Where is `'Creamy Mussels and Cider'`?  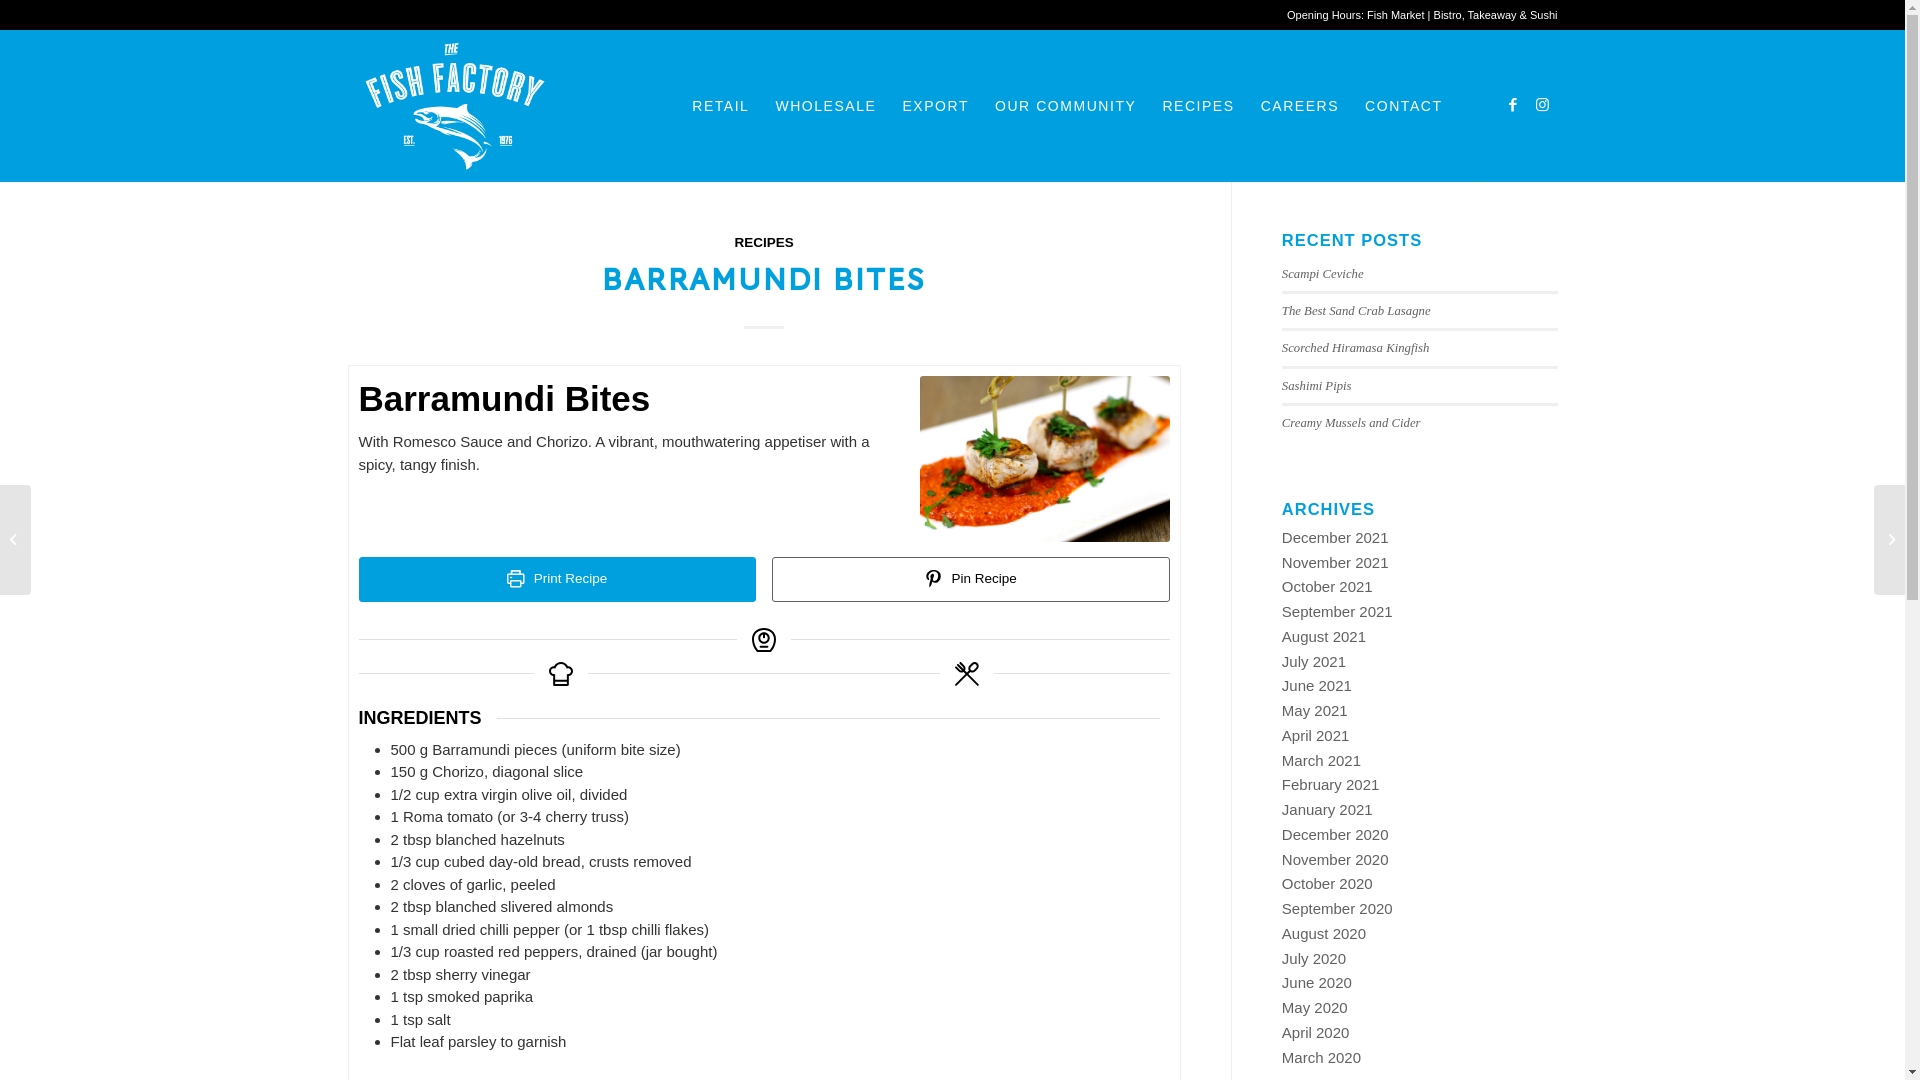 'Creamy Mussels and Cider' is located at coordinates (1351, 422).